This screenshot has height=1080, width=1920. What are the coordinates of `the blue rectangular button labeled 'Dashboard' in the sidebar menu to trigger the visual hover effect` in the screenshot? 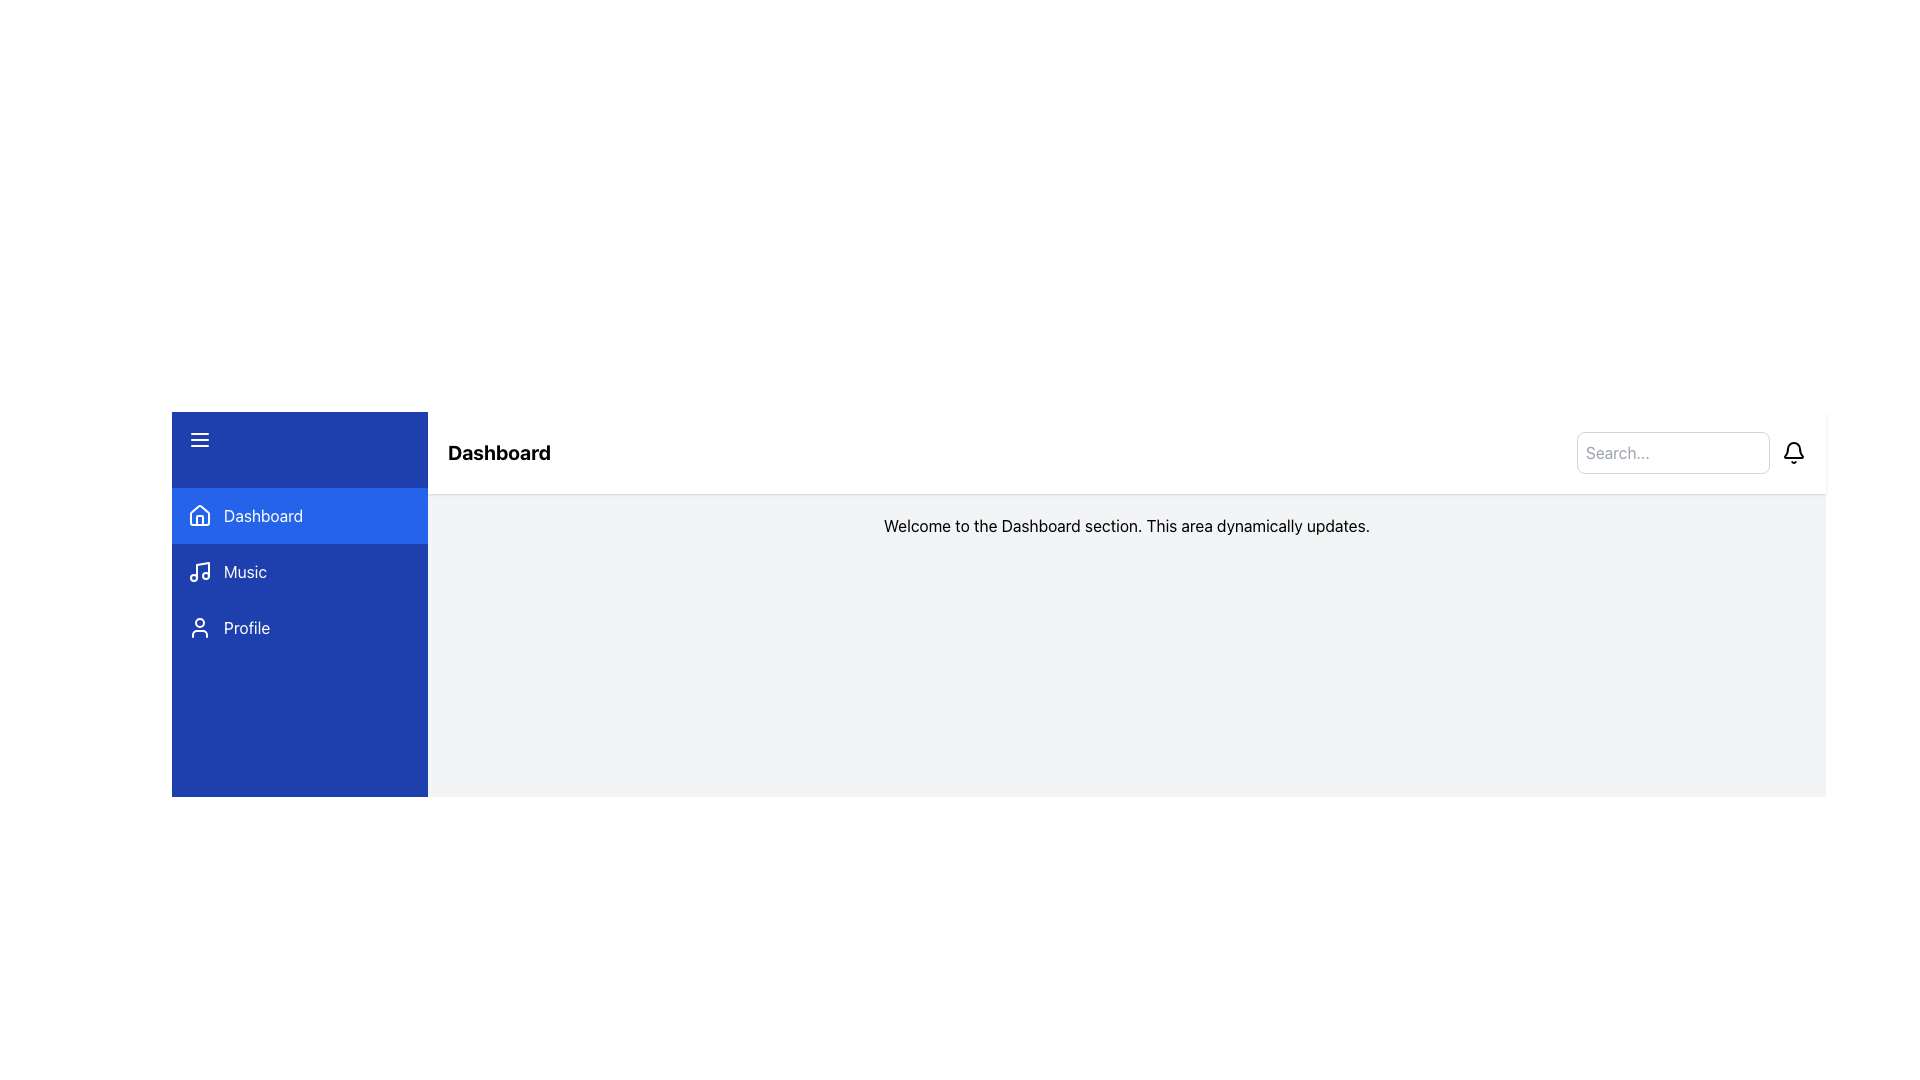 It's located at (298, 515).